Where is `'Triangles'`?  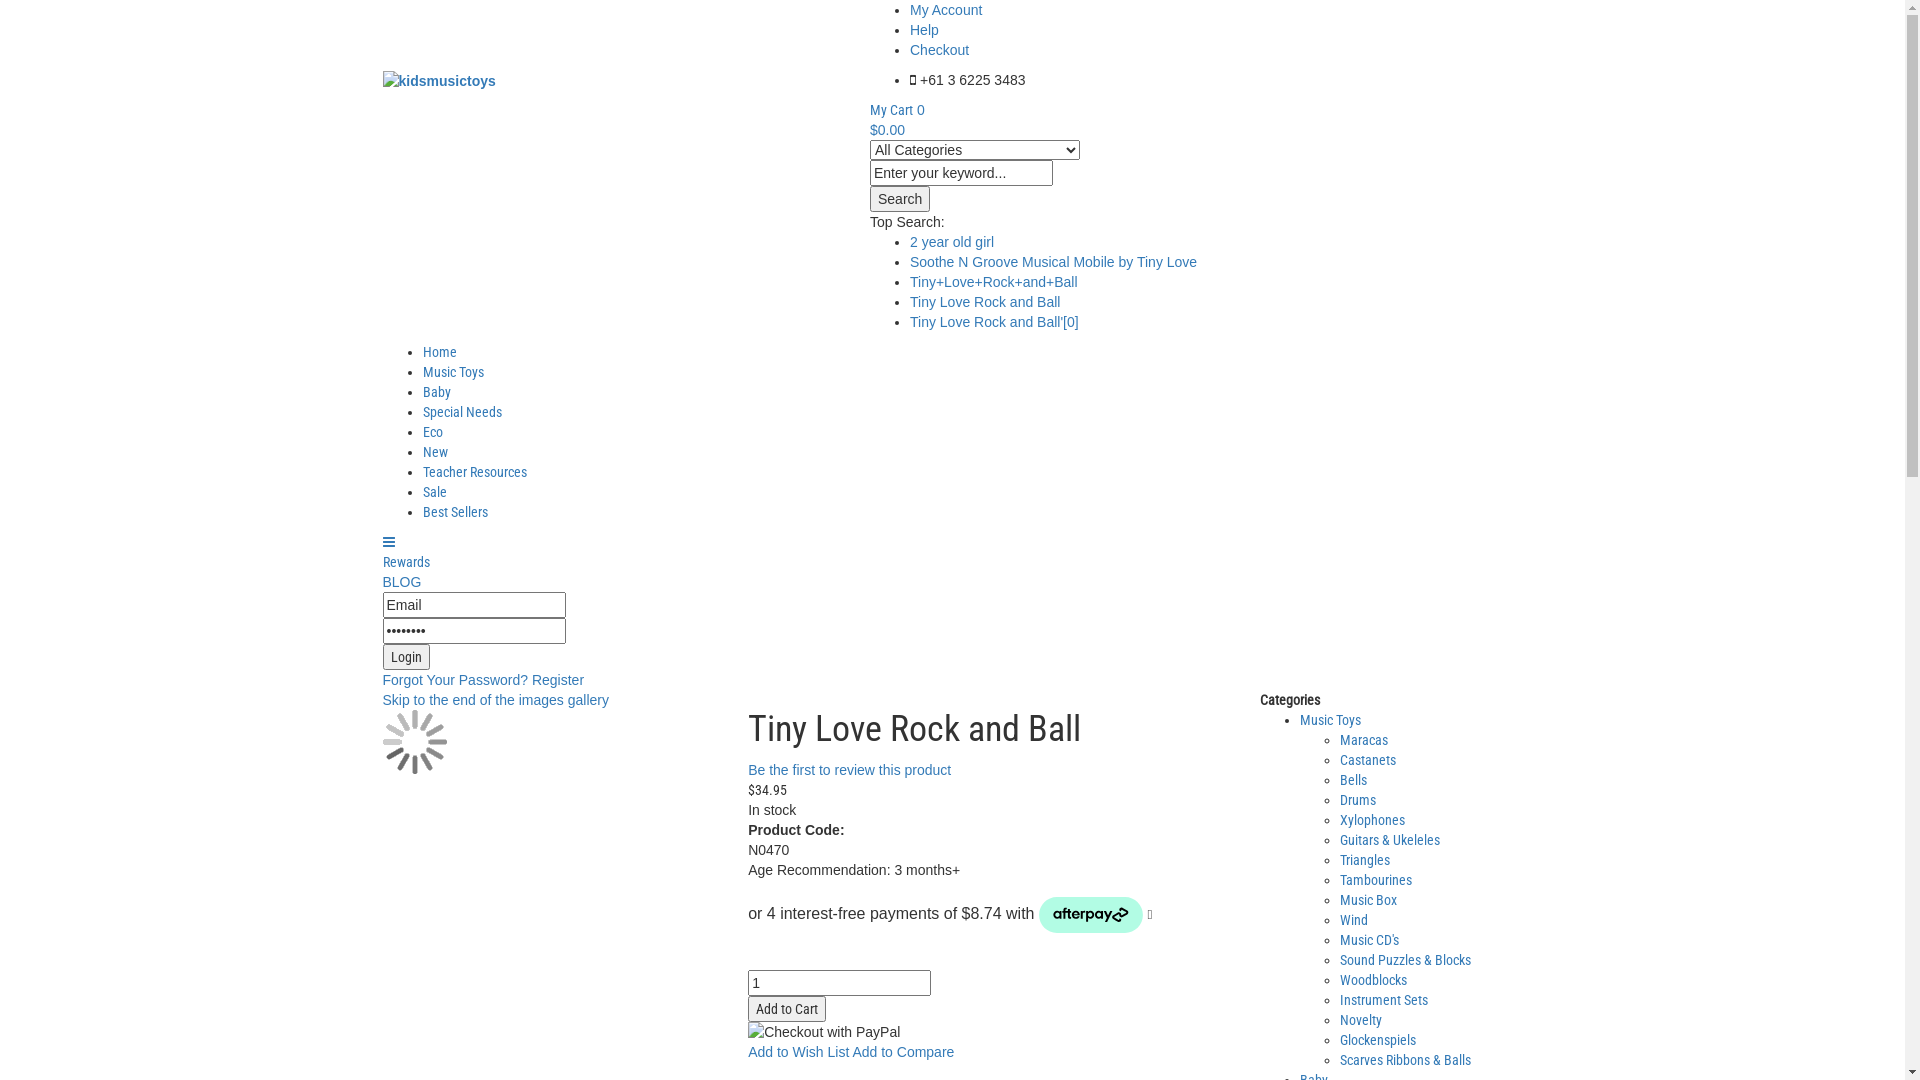
'Triangles' is located at coordinates (1363, 859).